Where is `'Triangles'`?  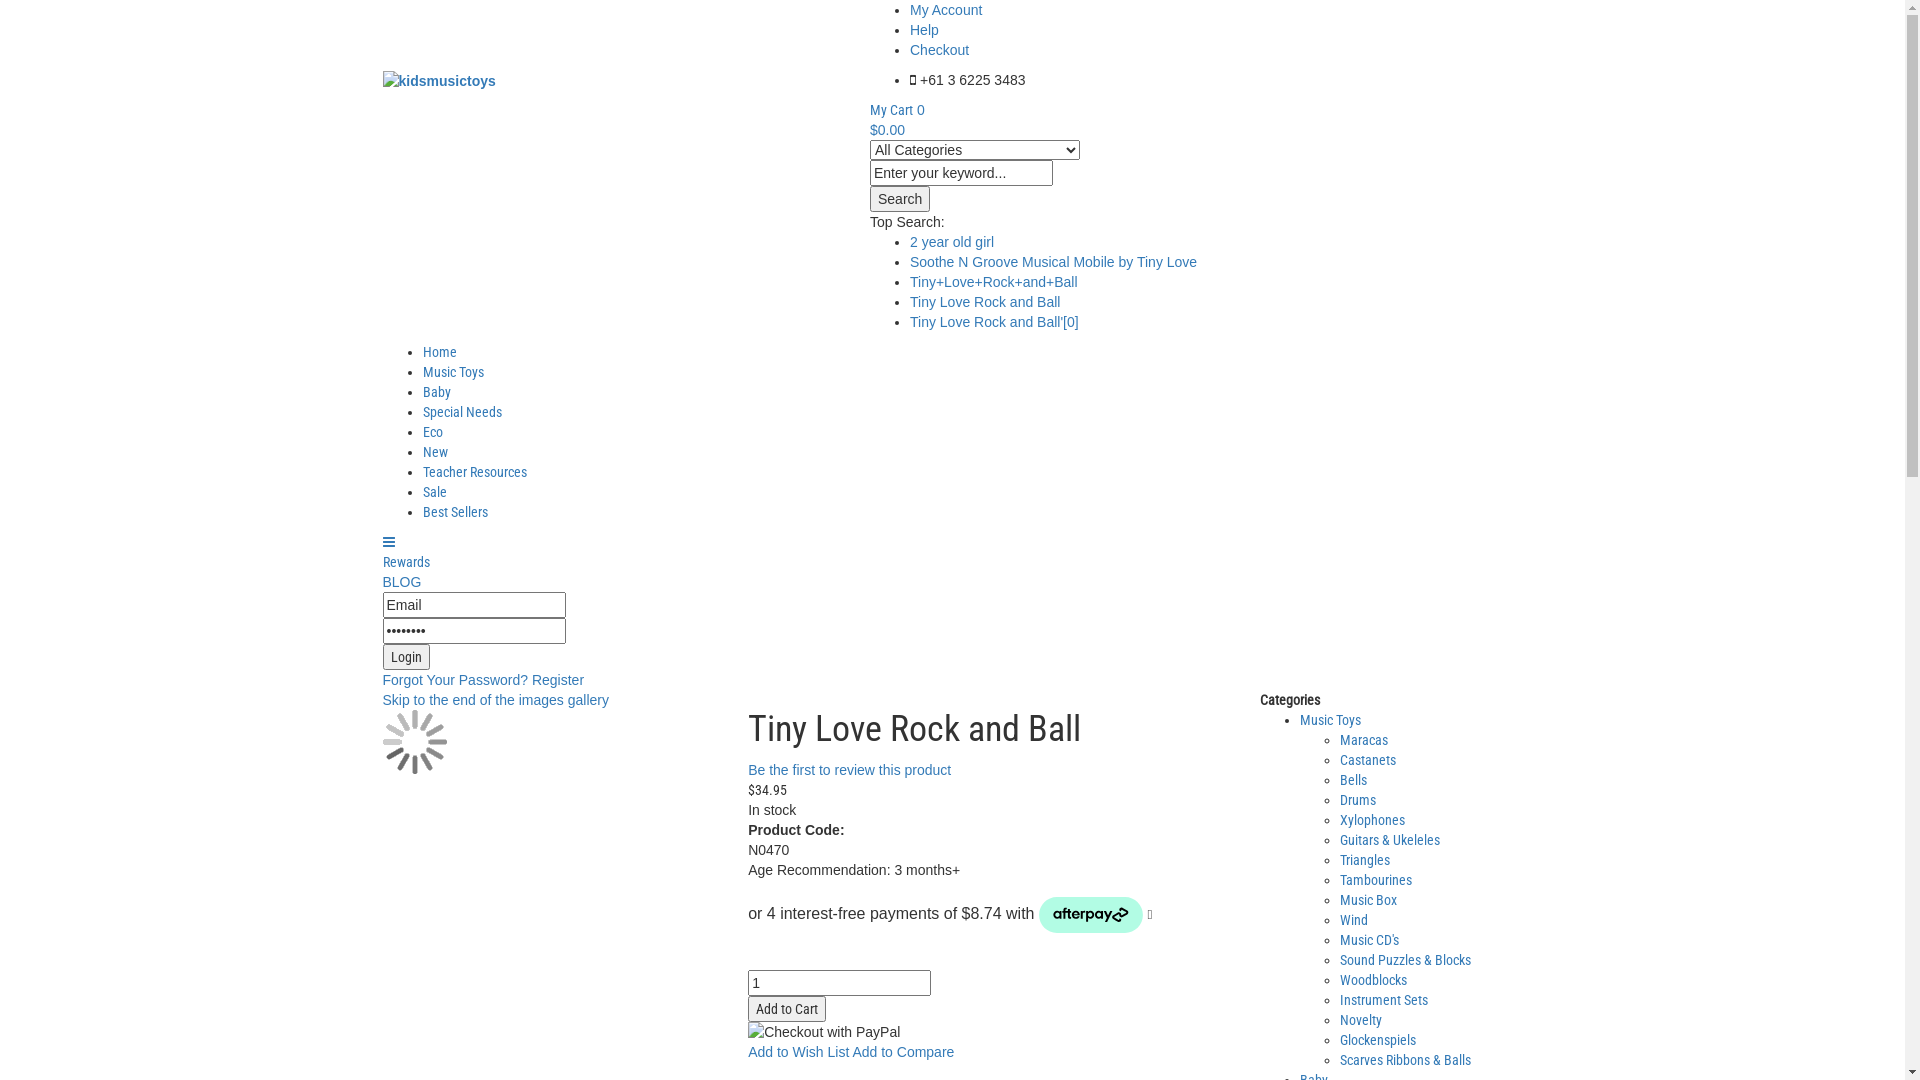
'Triangles' is located at coordinates (1363, 859).